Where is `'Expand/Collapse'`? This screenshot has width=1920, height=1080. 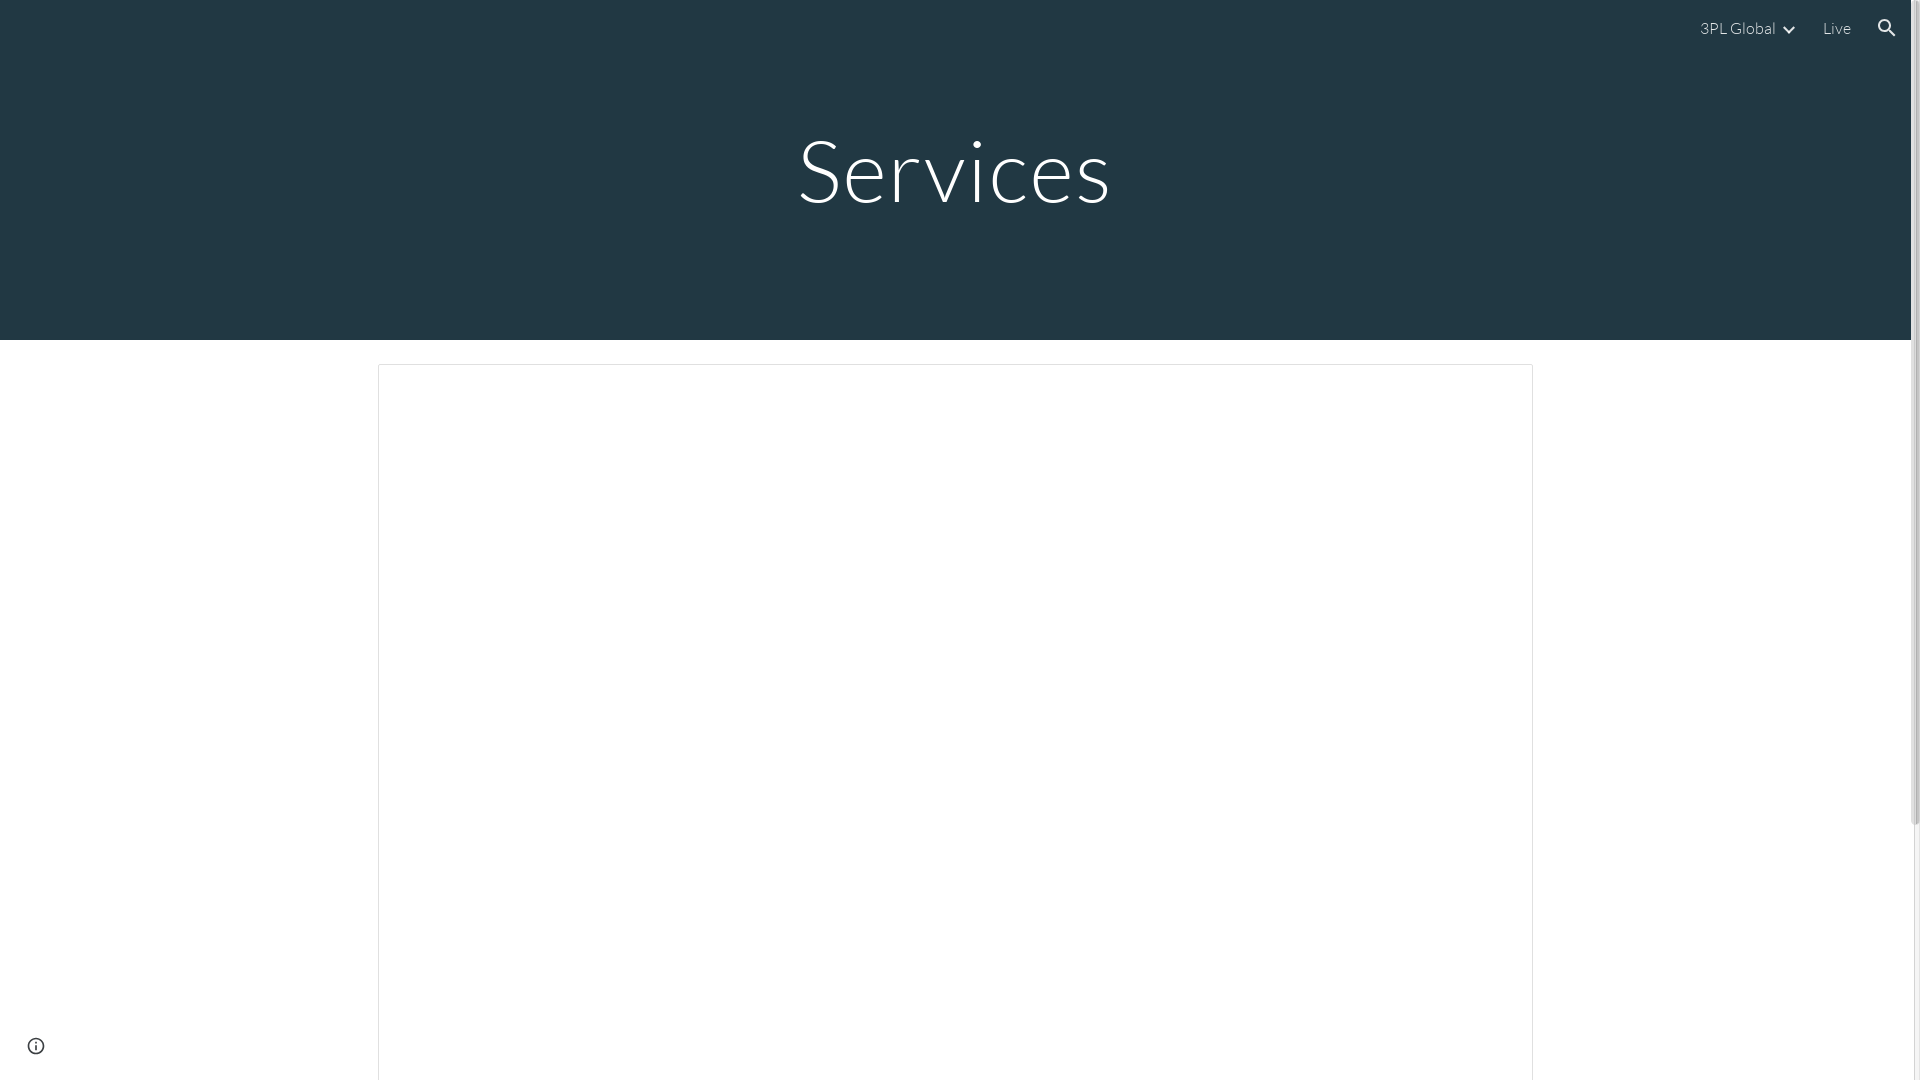 'Expand/Collapse' is located at coordinates (1787, 27).